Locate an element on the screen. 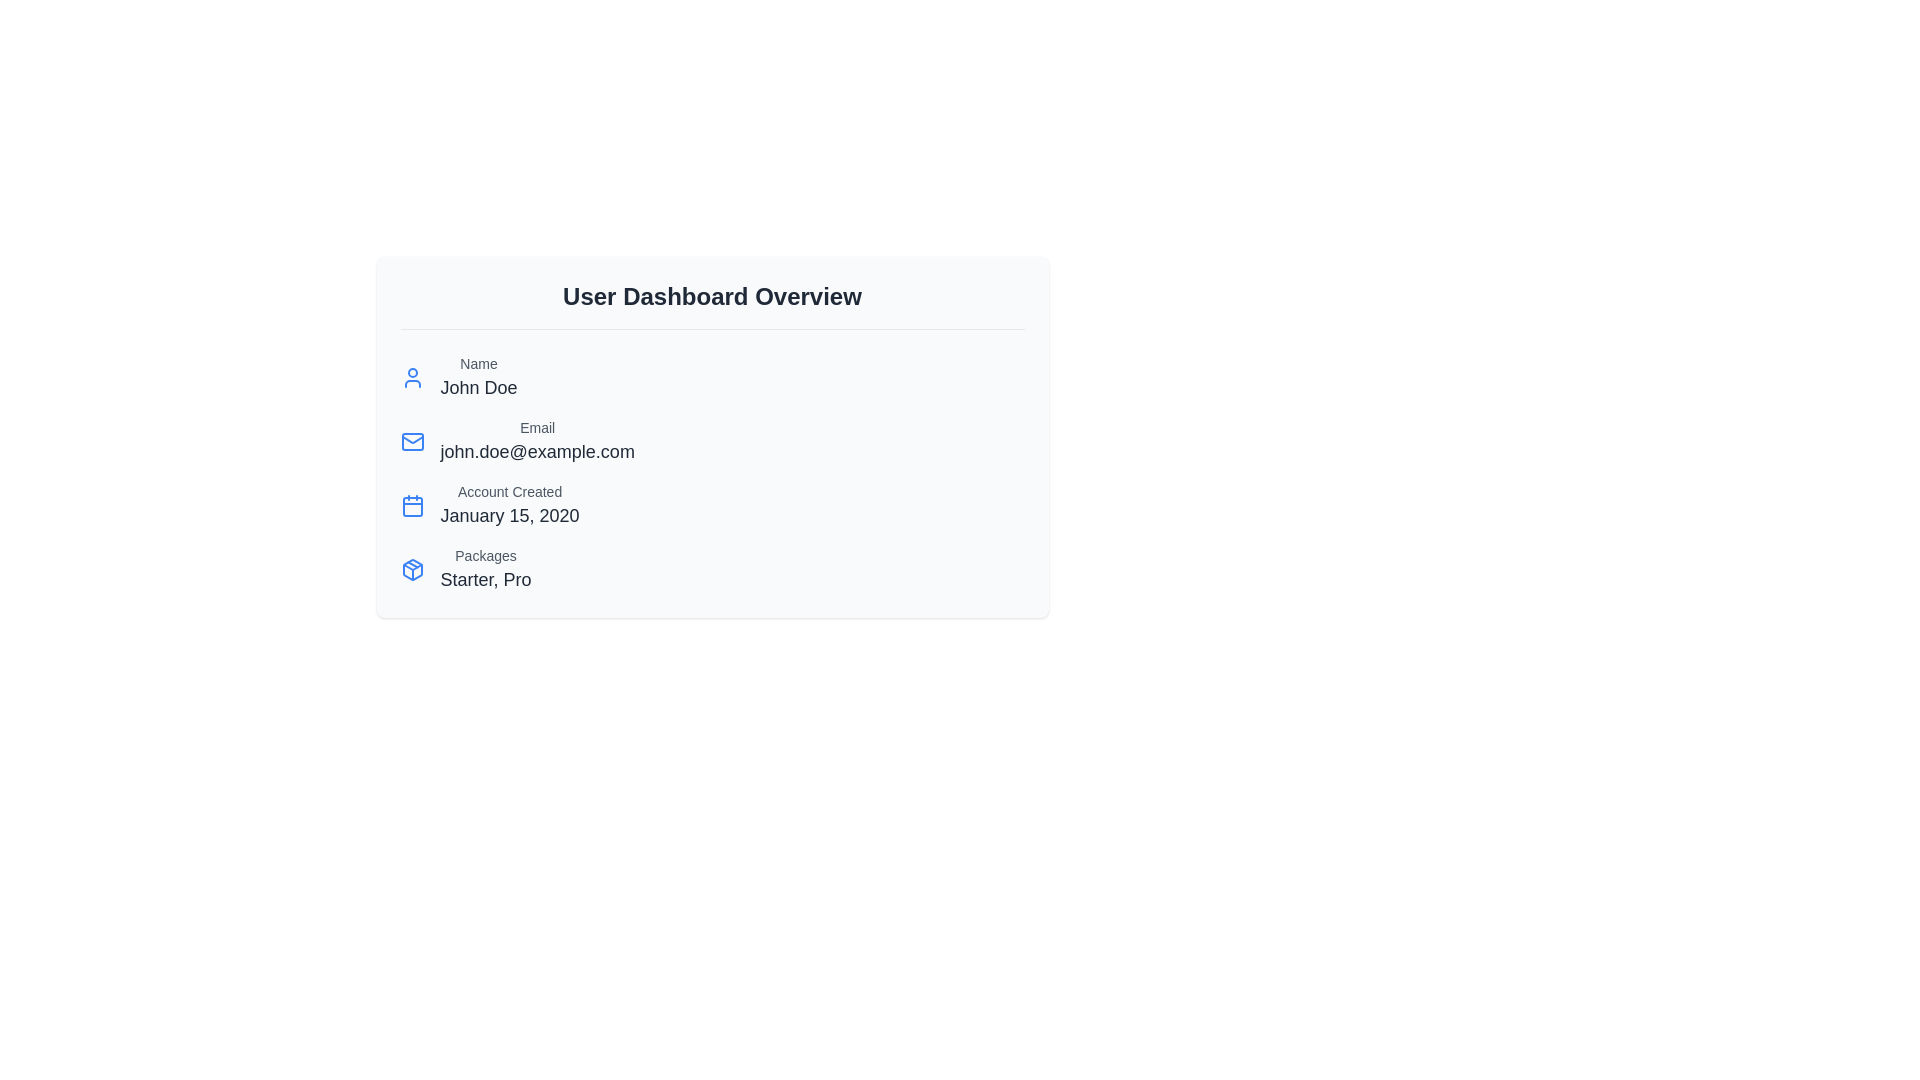 The height and width of the screenshot is (1080, 1920). user's email address displayed in the Informational section located in the 'Email' section of the user dashboard, which is positioned below the 'Name' section and above the 'Account Created' section is located at coordinates (712, 441).